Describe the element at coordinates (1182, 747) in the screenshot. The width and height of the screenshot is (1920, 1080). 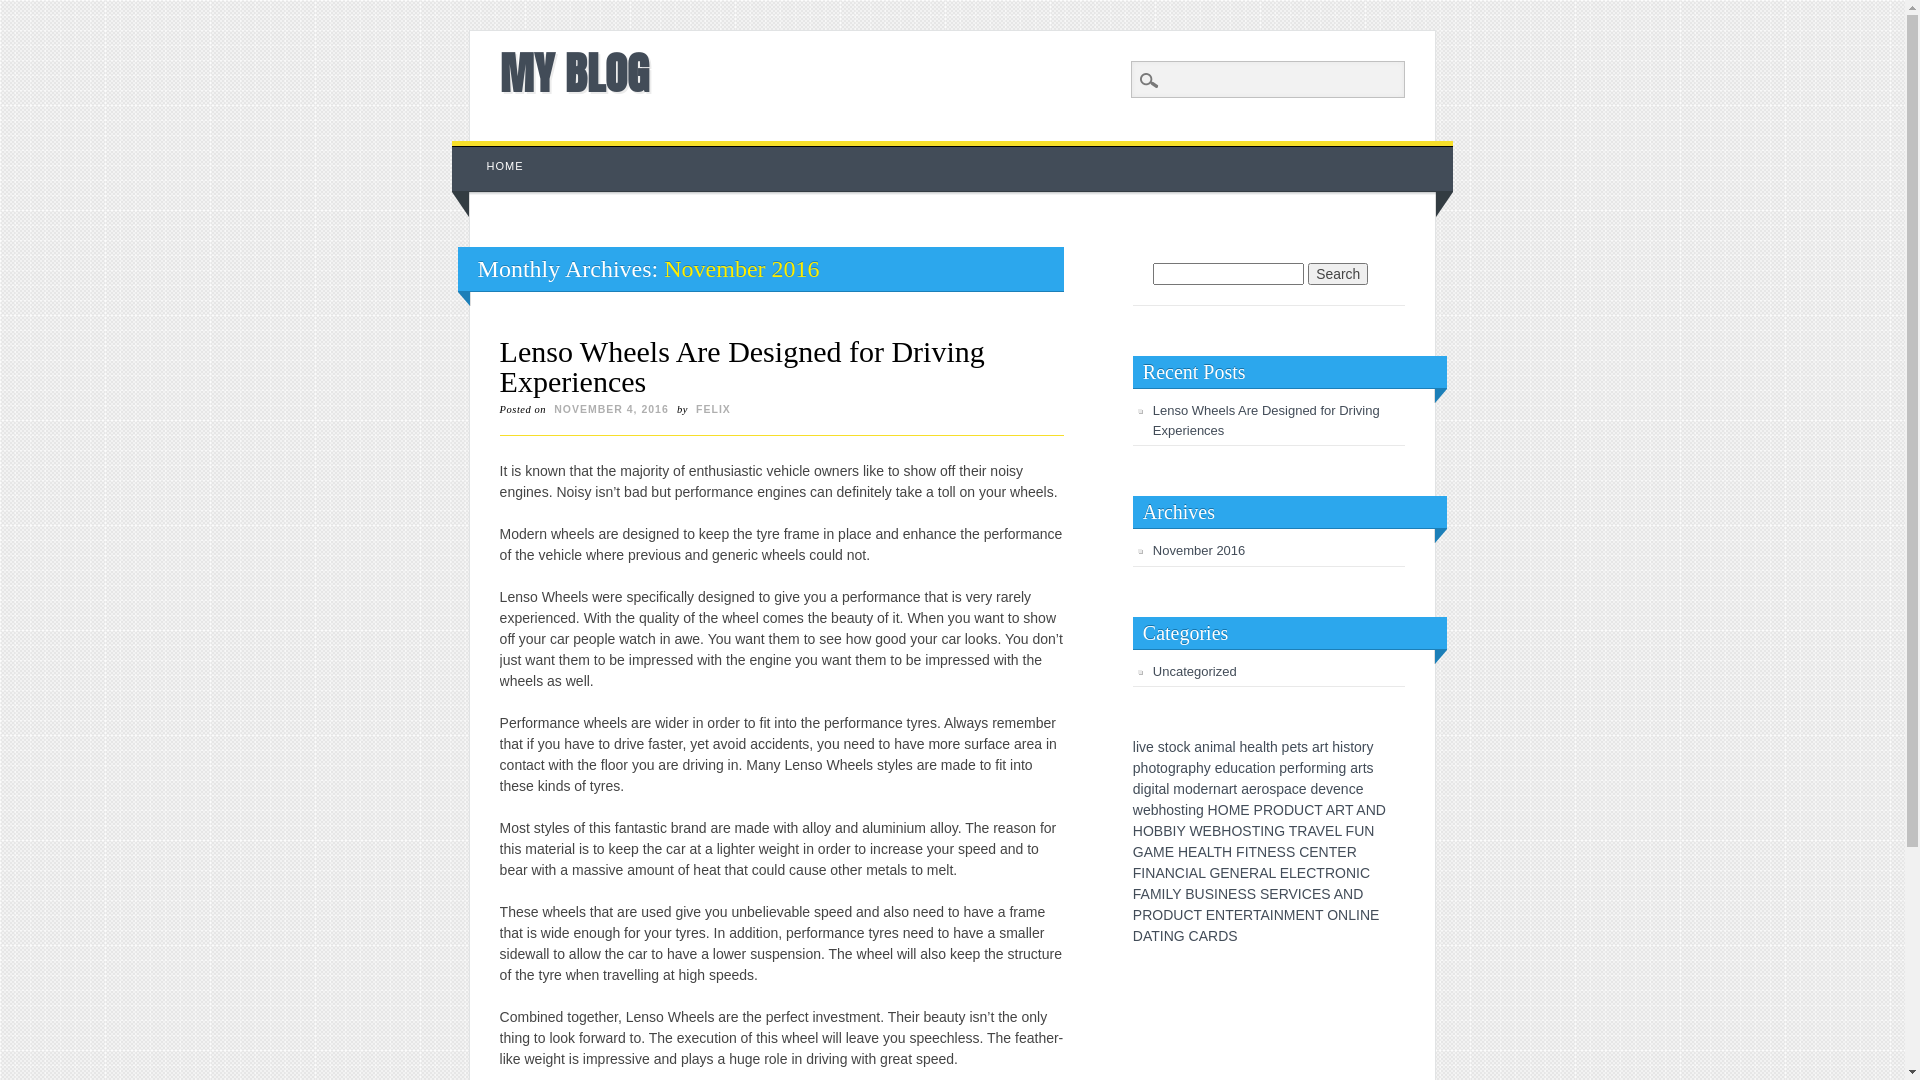
I see `'k'` at that location.